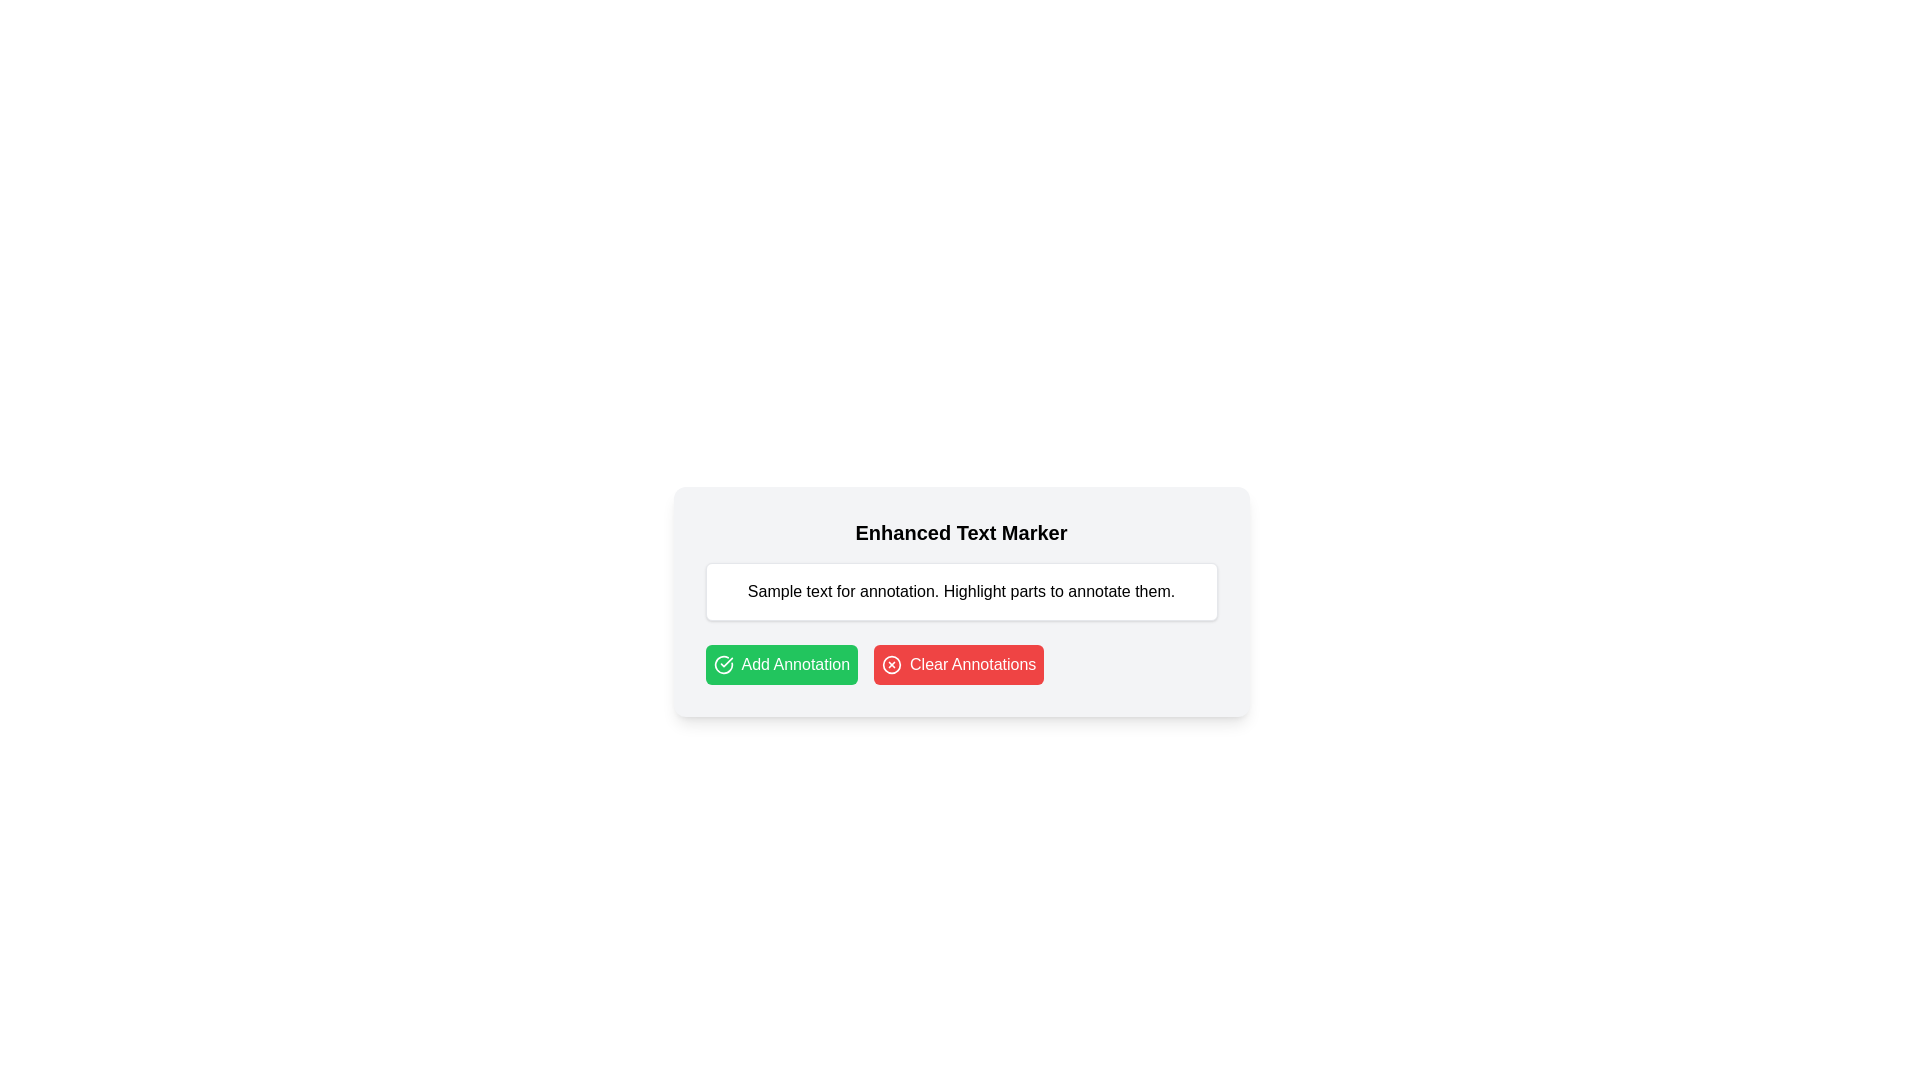 This screenshot has width=1920, height=1080. What do you see at coordinates (890, 590) in the screenshot?
I see `the lowercase letter 'o' in the word 'annotation' of the phrase 'Sample text for annotation. Highlight parts to annotate them.'` at bounding box center [890, 590].